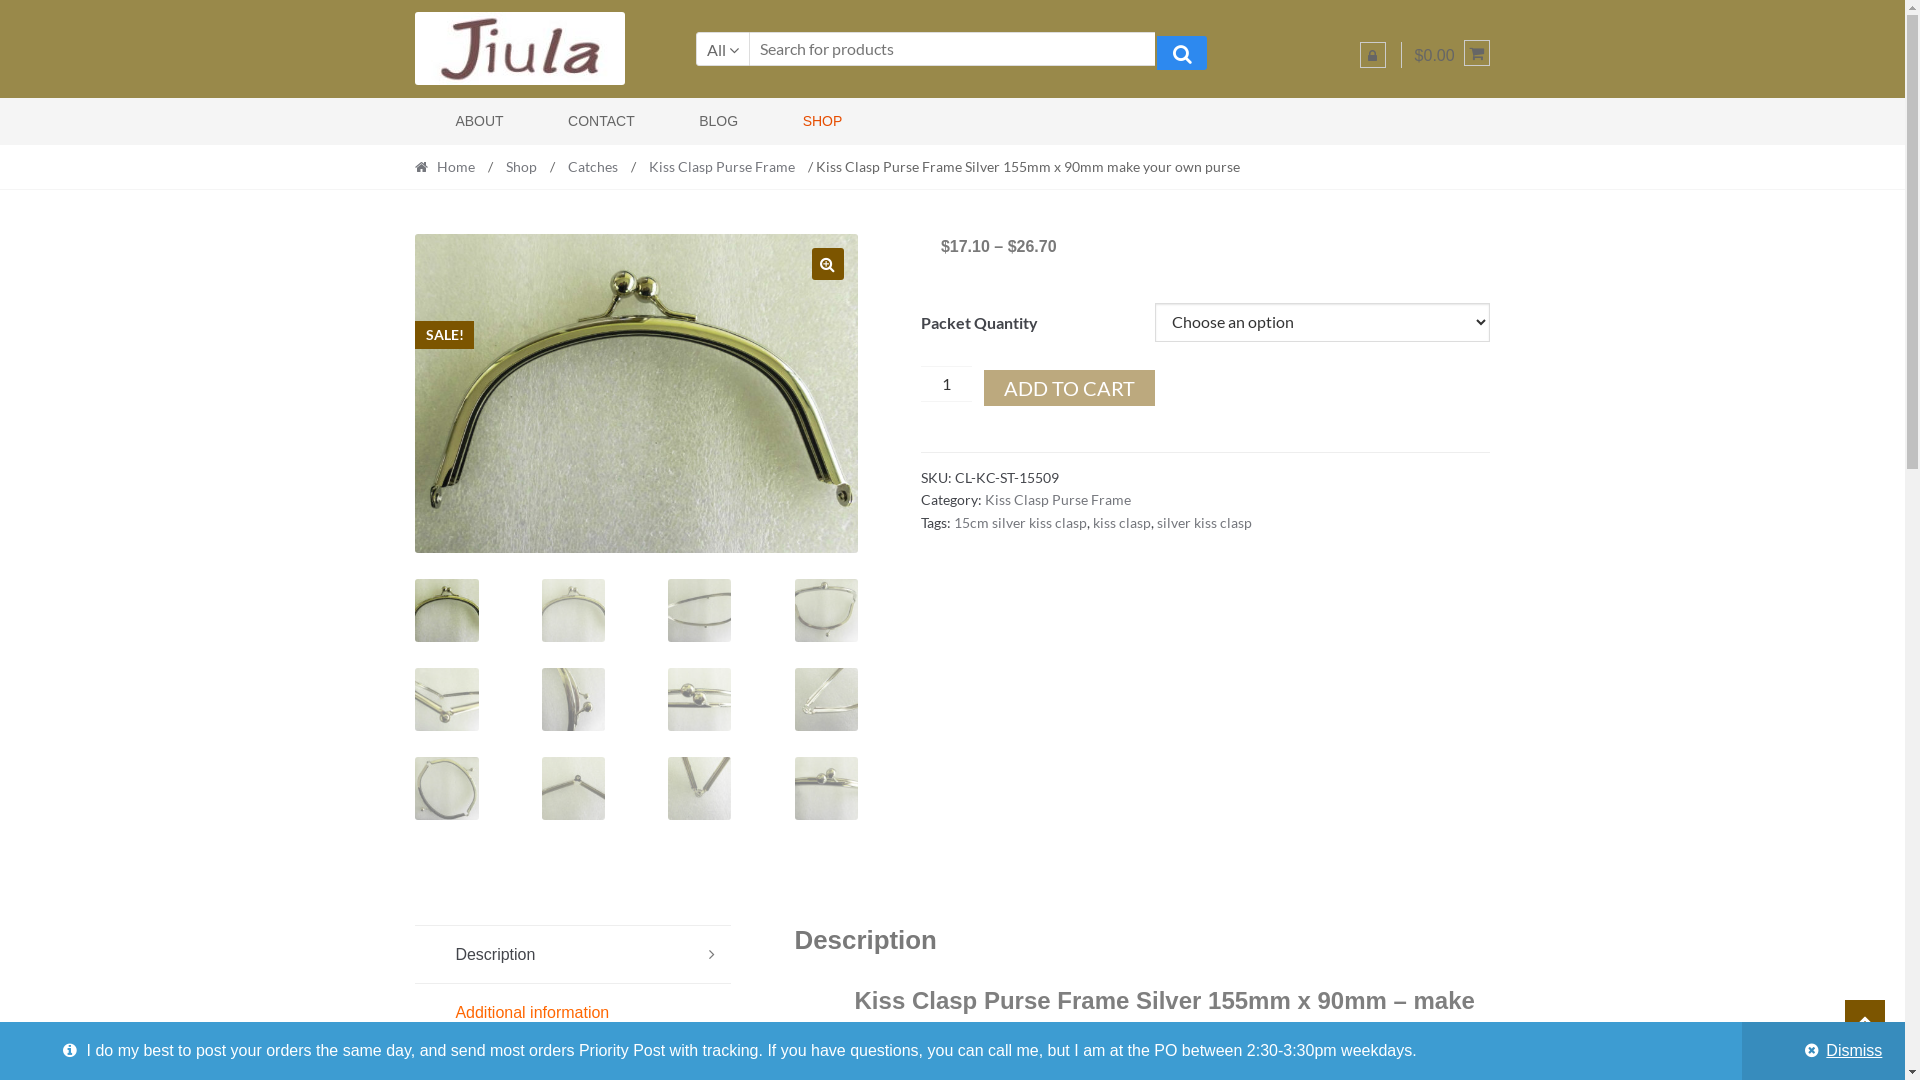 The image size is (1920, 1080). Describe the element at coordinates (515, 121) in the screenshot. I see `'CONTACT'` at that location.